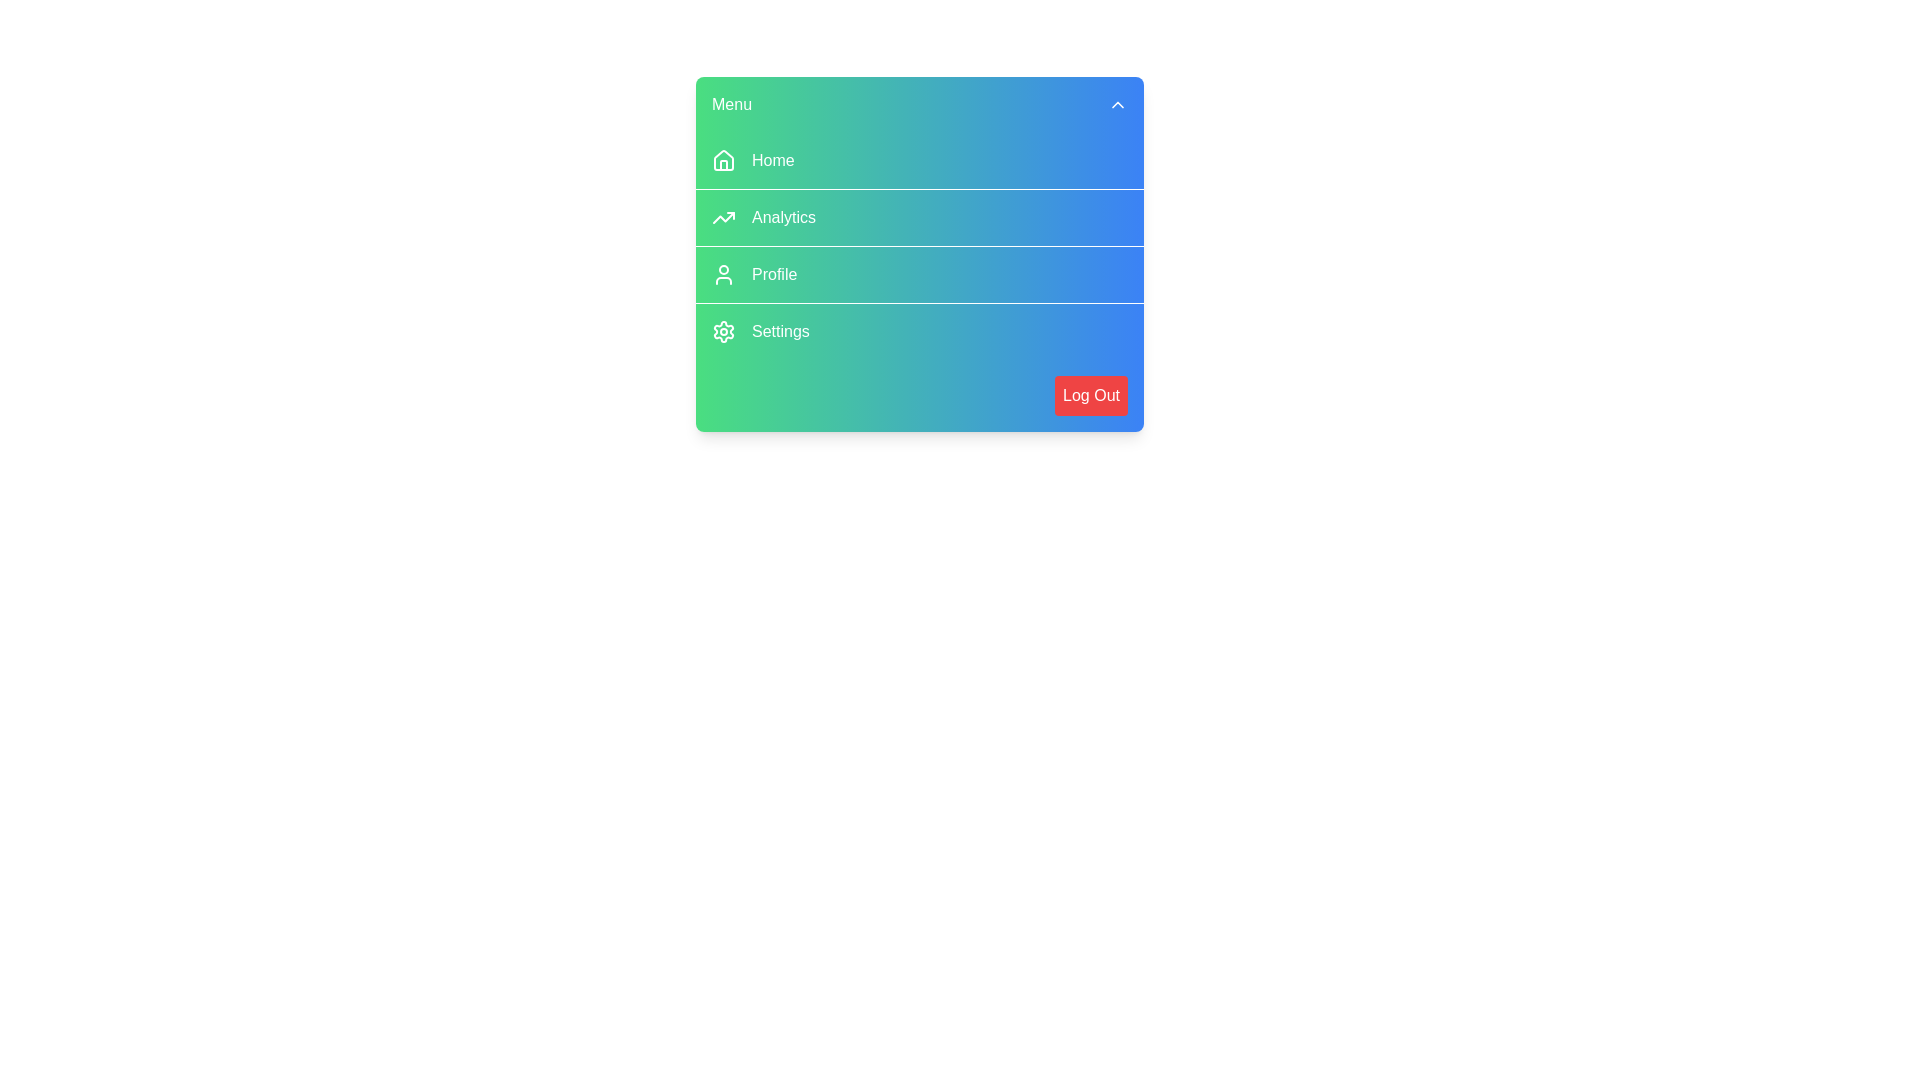 The width and height of the screenshot is (1920, 1080). I want to click on the menu item Profile to trigger its hover effect, so click(919, 274).